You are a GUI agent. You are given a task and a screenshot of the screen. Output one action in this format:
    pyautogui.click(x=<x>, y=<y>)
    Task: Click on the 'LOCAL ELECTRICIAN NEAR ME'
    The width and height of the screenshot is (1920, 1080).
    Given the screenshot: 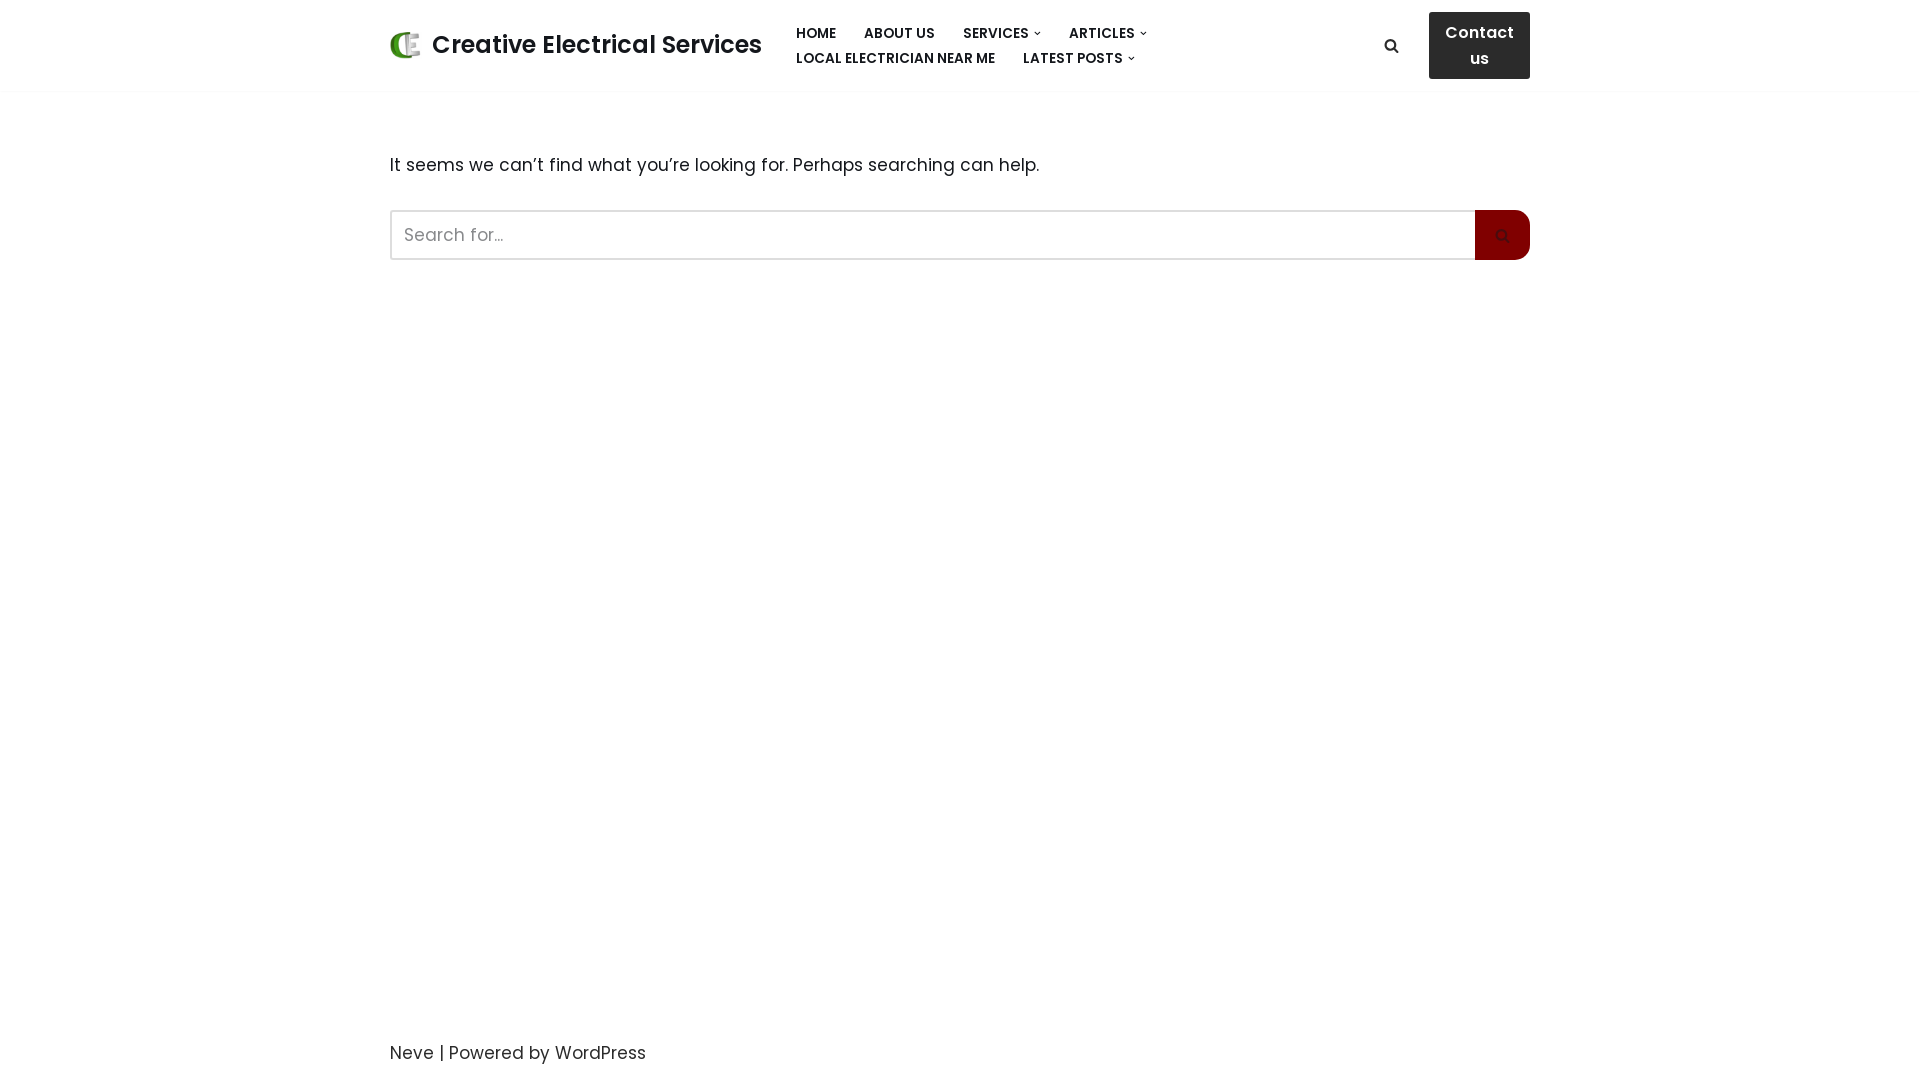 What is the action you would take?
    pyautogui.click(x=894, y=57)
    